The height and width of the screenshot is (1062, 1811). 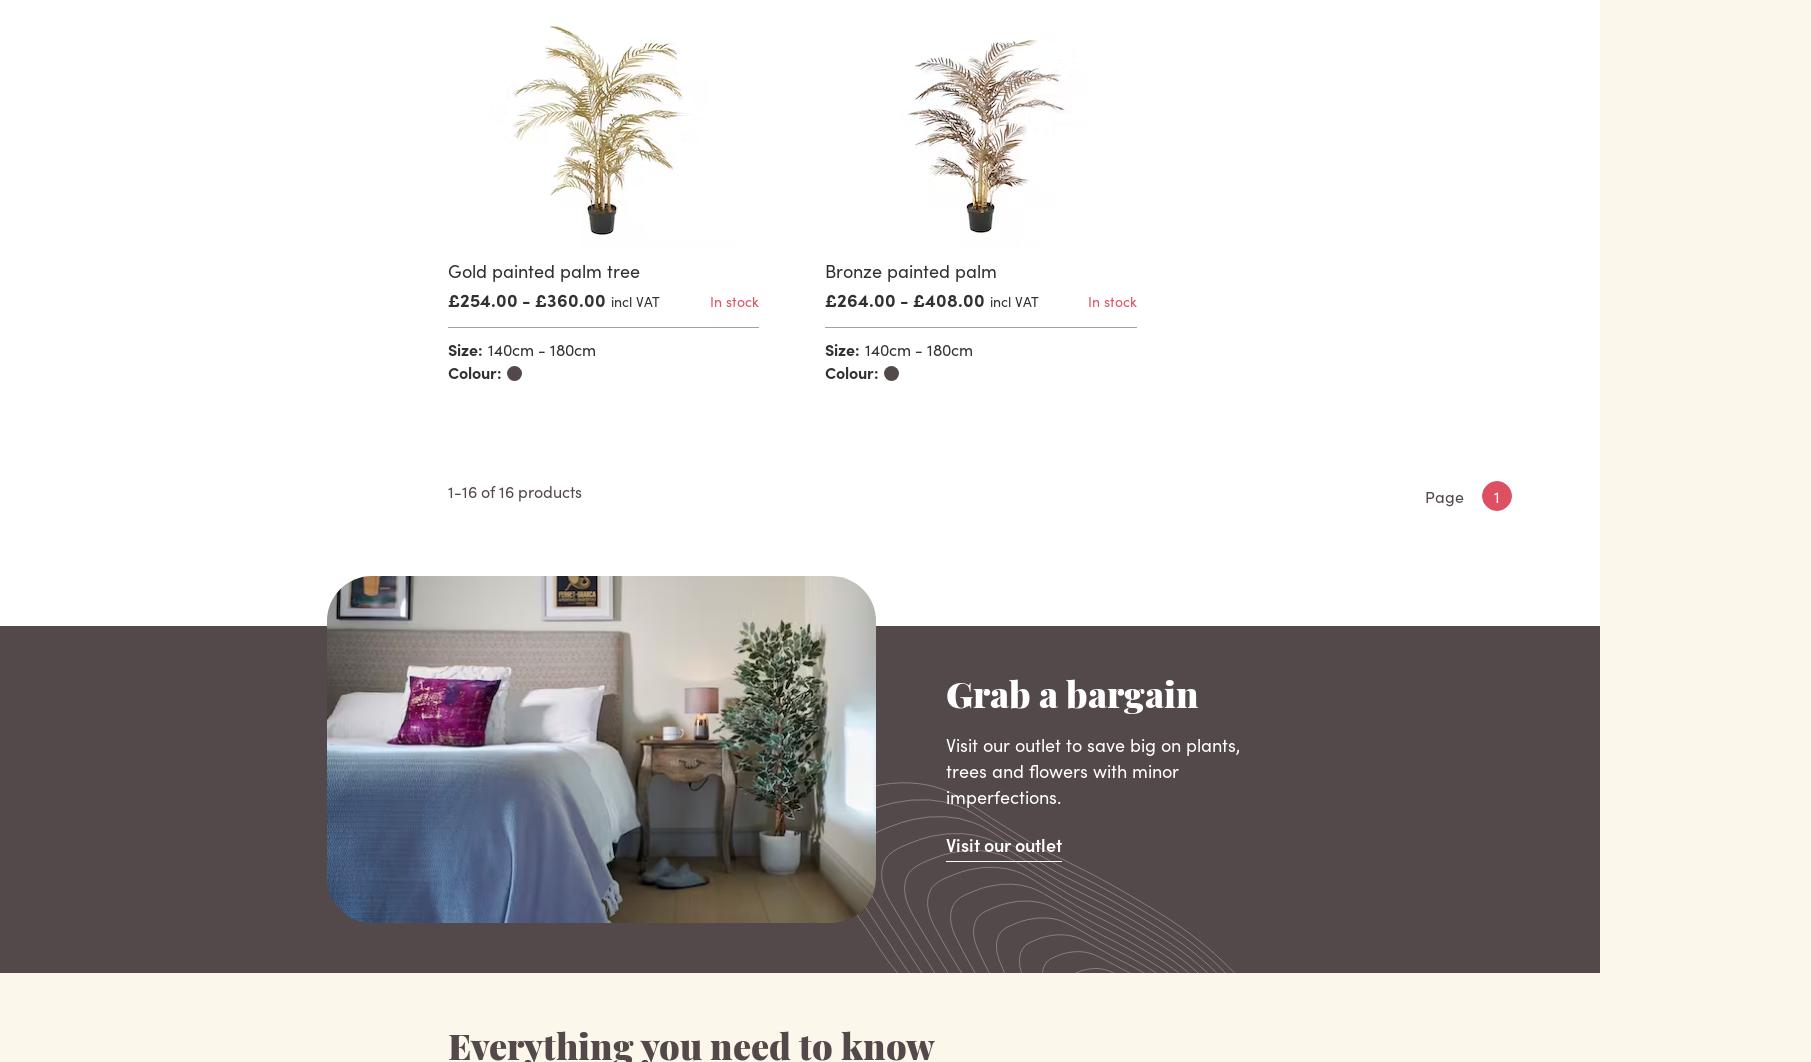 I want to click on 'Gold painted palm tree', so click(x=446, y=269).